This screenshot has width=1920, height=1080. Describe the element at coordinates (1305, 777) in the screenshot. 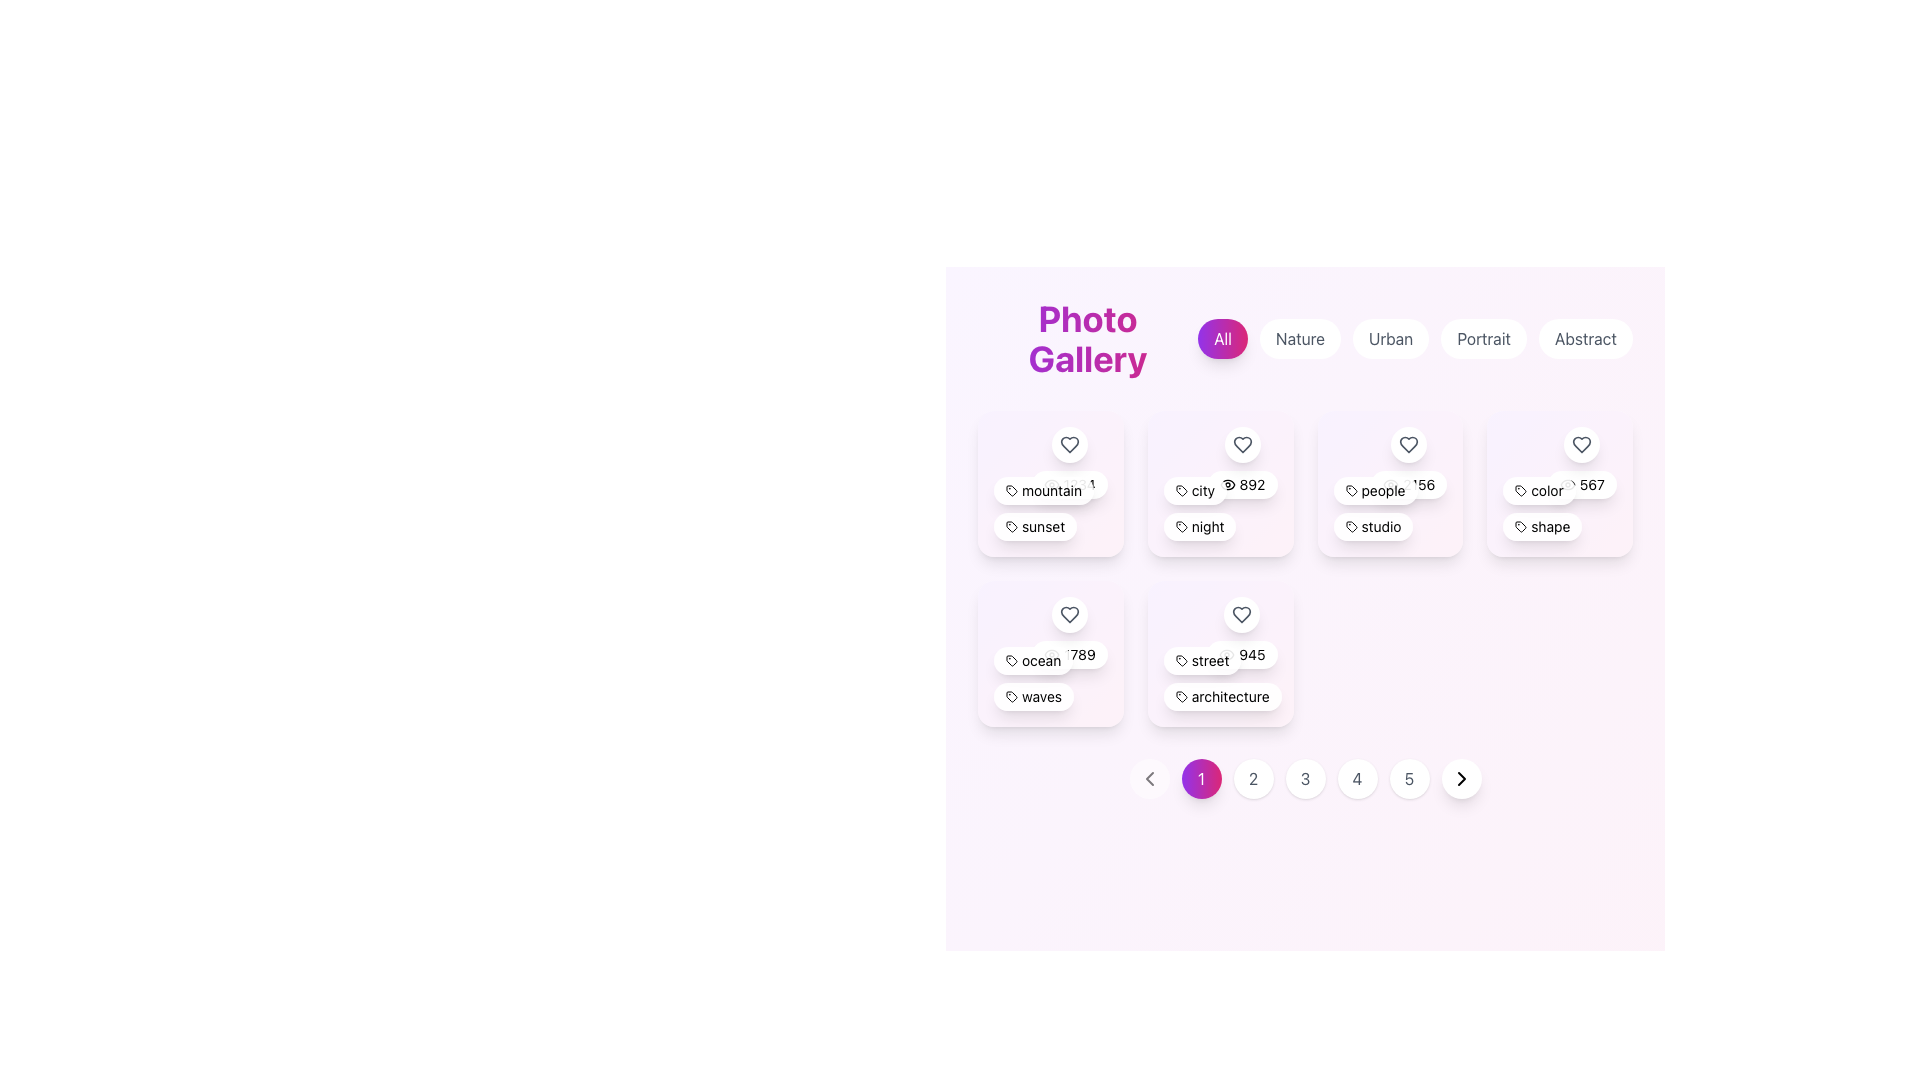

I see `the third pagination button located at the bottom center of the application interface` at that location.